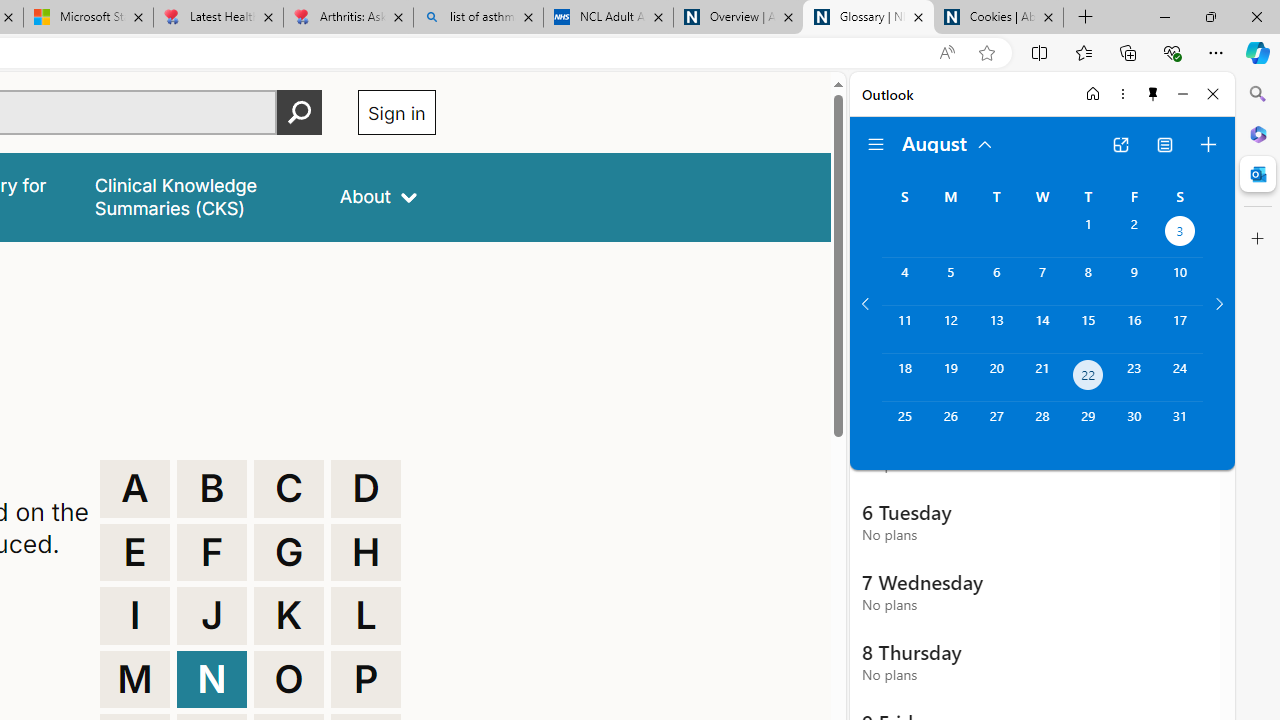 The image size is (1280, 720). Describe the element at coordinates (996, 328) in the screenshot. I see `'Tuesday, August 13, 2024. '` at that location.